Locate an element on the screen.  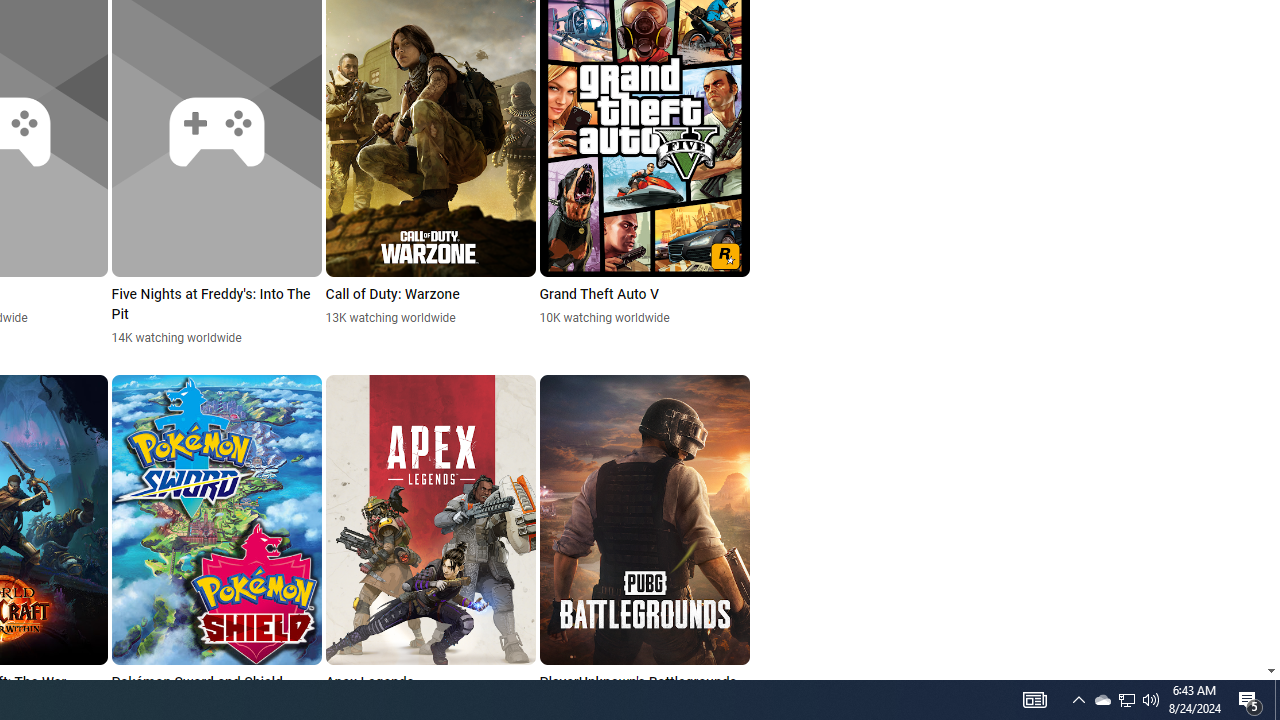
'PlayerUnknown' is located at coordinates (644, 545).